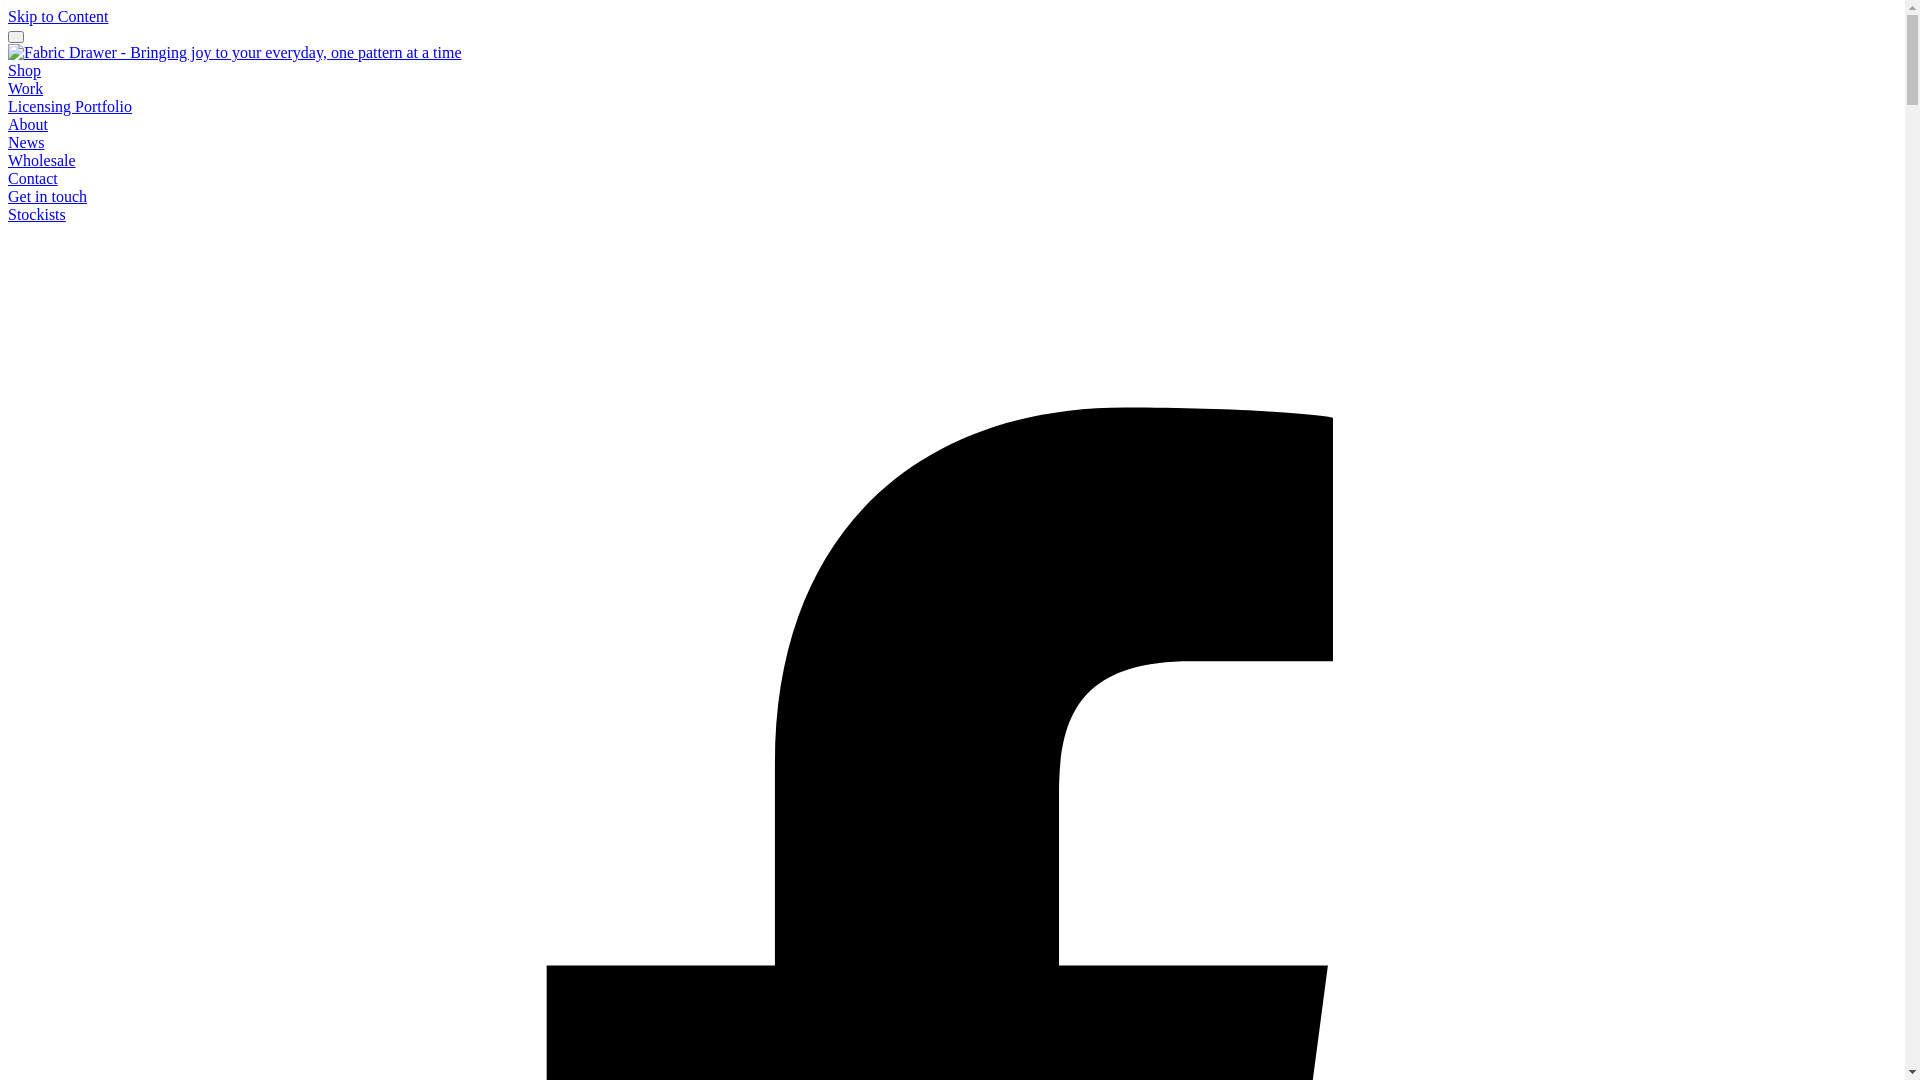 The image size is (1920, 1080). Describe the element at coordinates (42, 159) in the screenshot. I see `'Wholesale'` at that location.